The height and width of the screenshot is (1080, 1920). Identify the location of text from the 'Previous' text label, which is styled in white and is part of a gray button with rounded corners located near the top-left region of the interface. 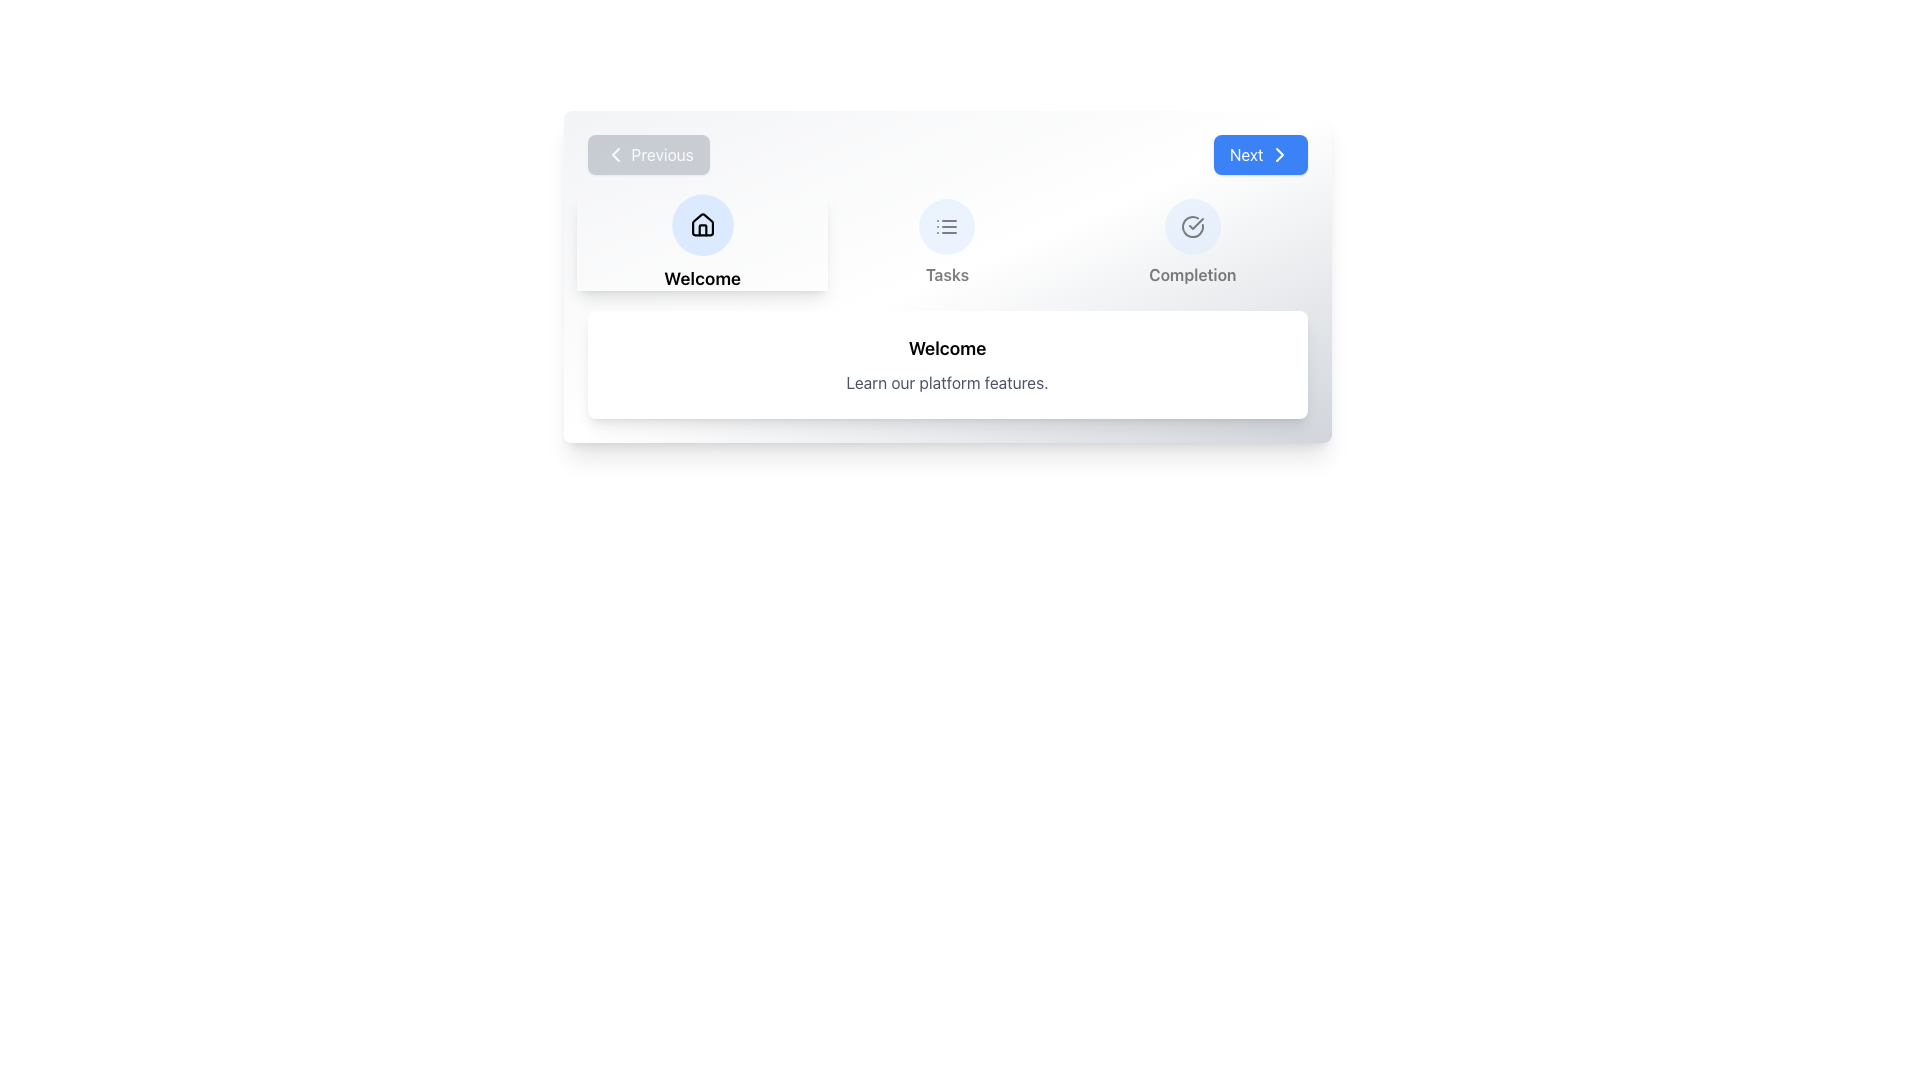
(662, 153).